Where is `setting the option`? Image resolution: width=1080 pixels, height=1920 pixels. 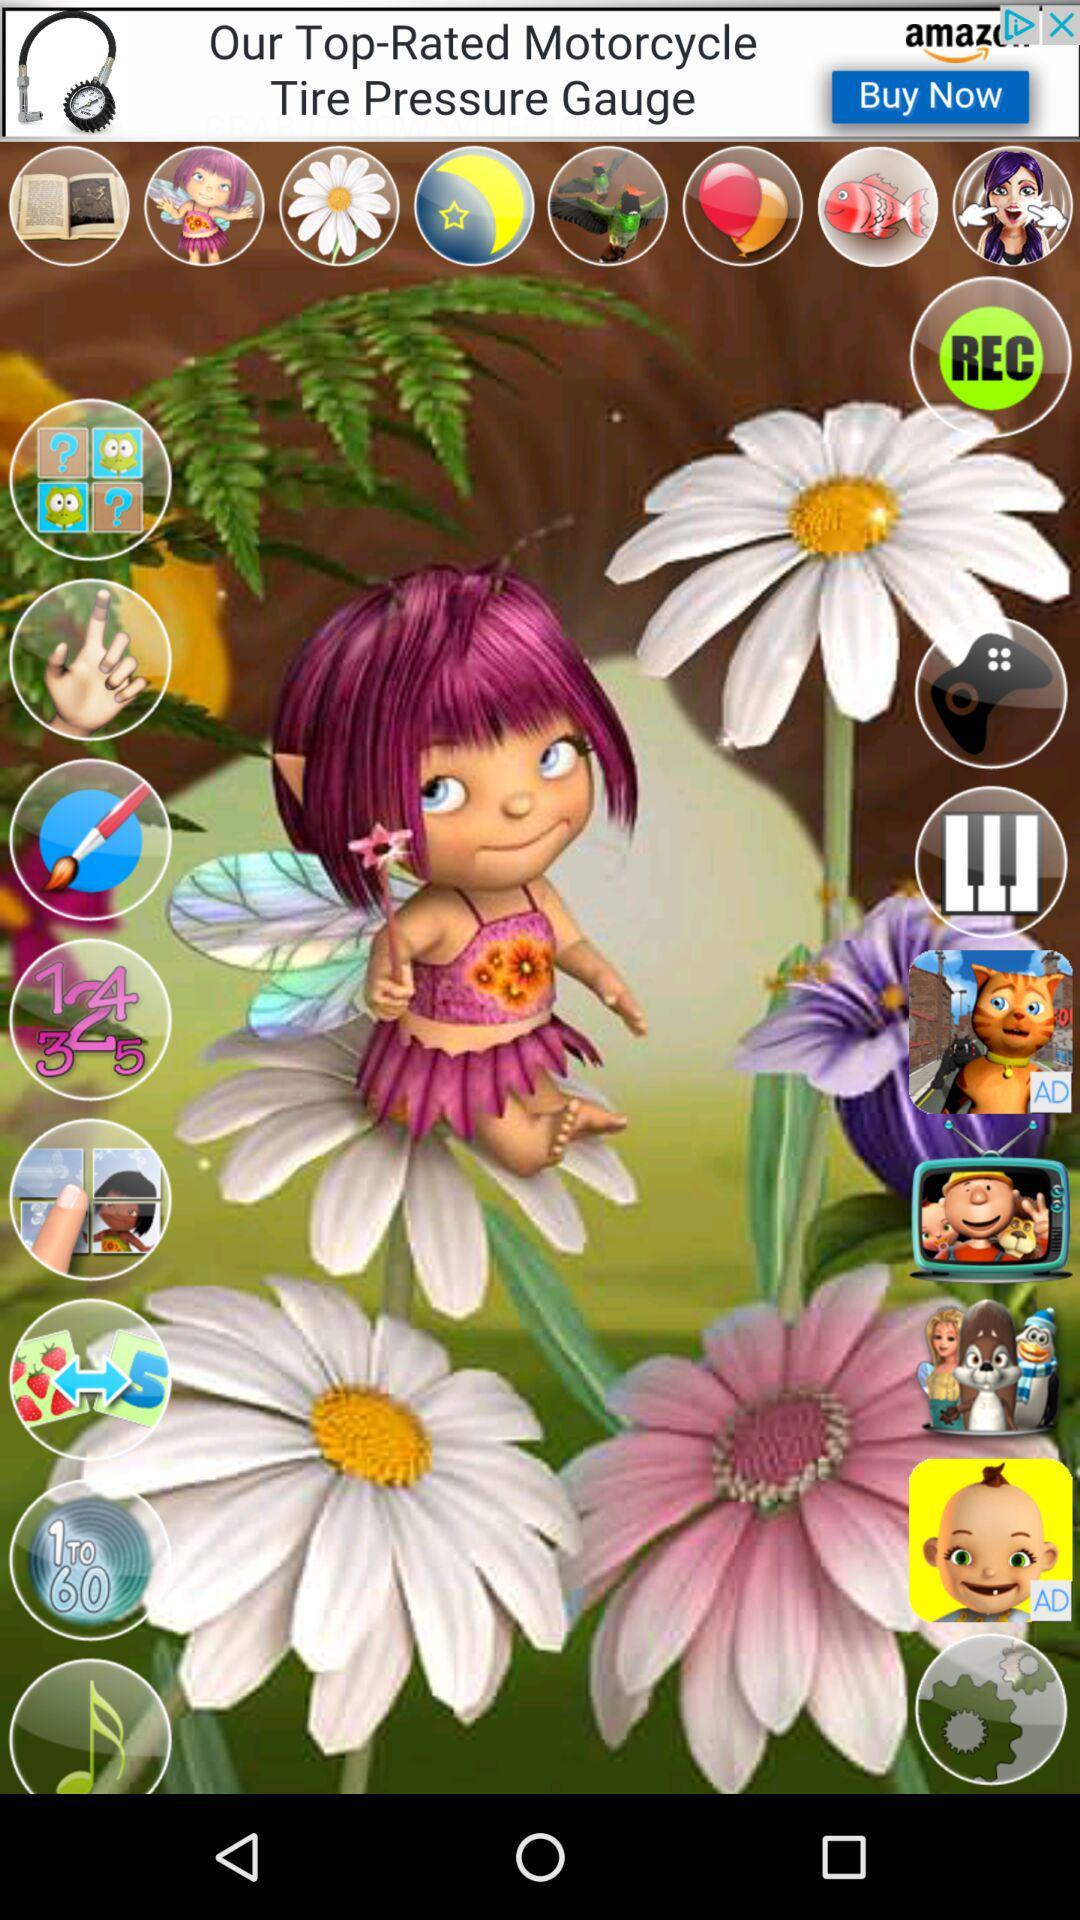
setting the option is located at coordinates (990, 1708).